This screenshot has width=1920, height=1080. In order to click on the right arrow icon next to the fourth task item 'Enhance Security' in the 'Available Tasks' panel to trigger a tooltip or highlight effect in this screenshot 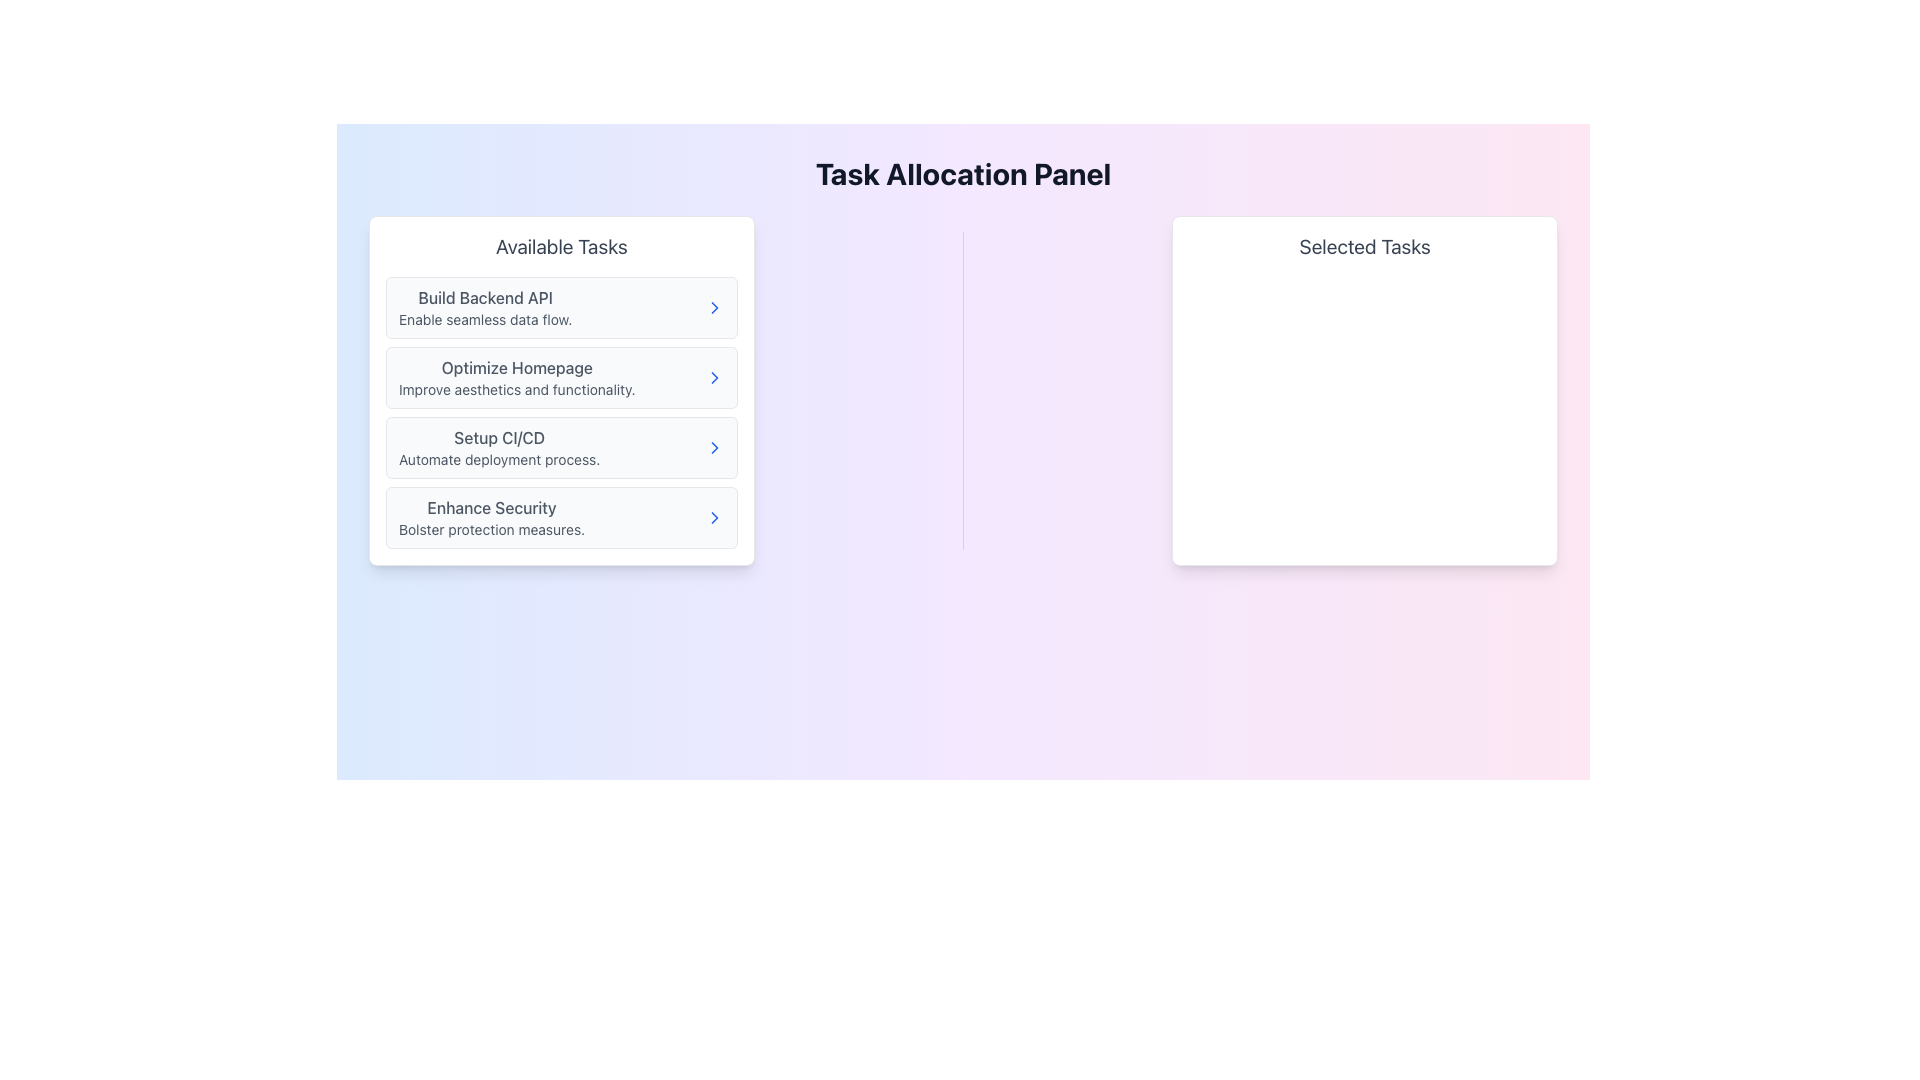, I will do `click(714, 516)`.